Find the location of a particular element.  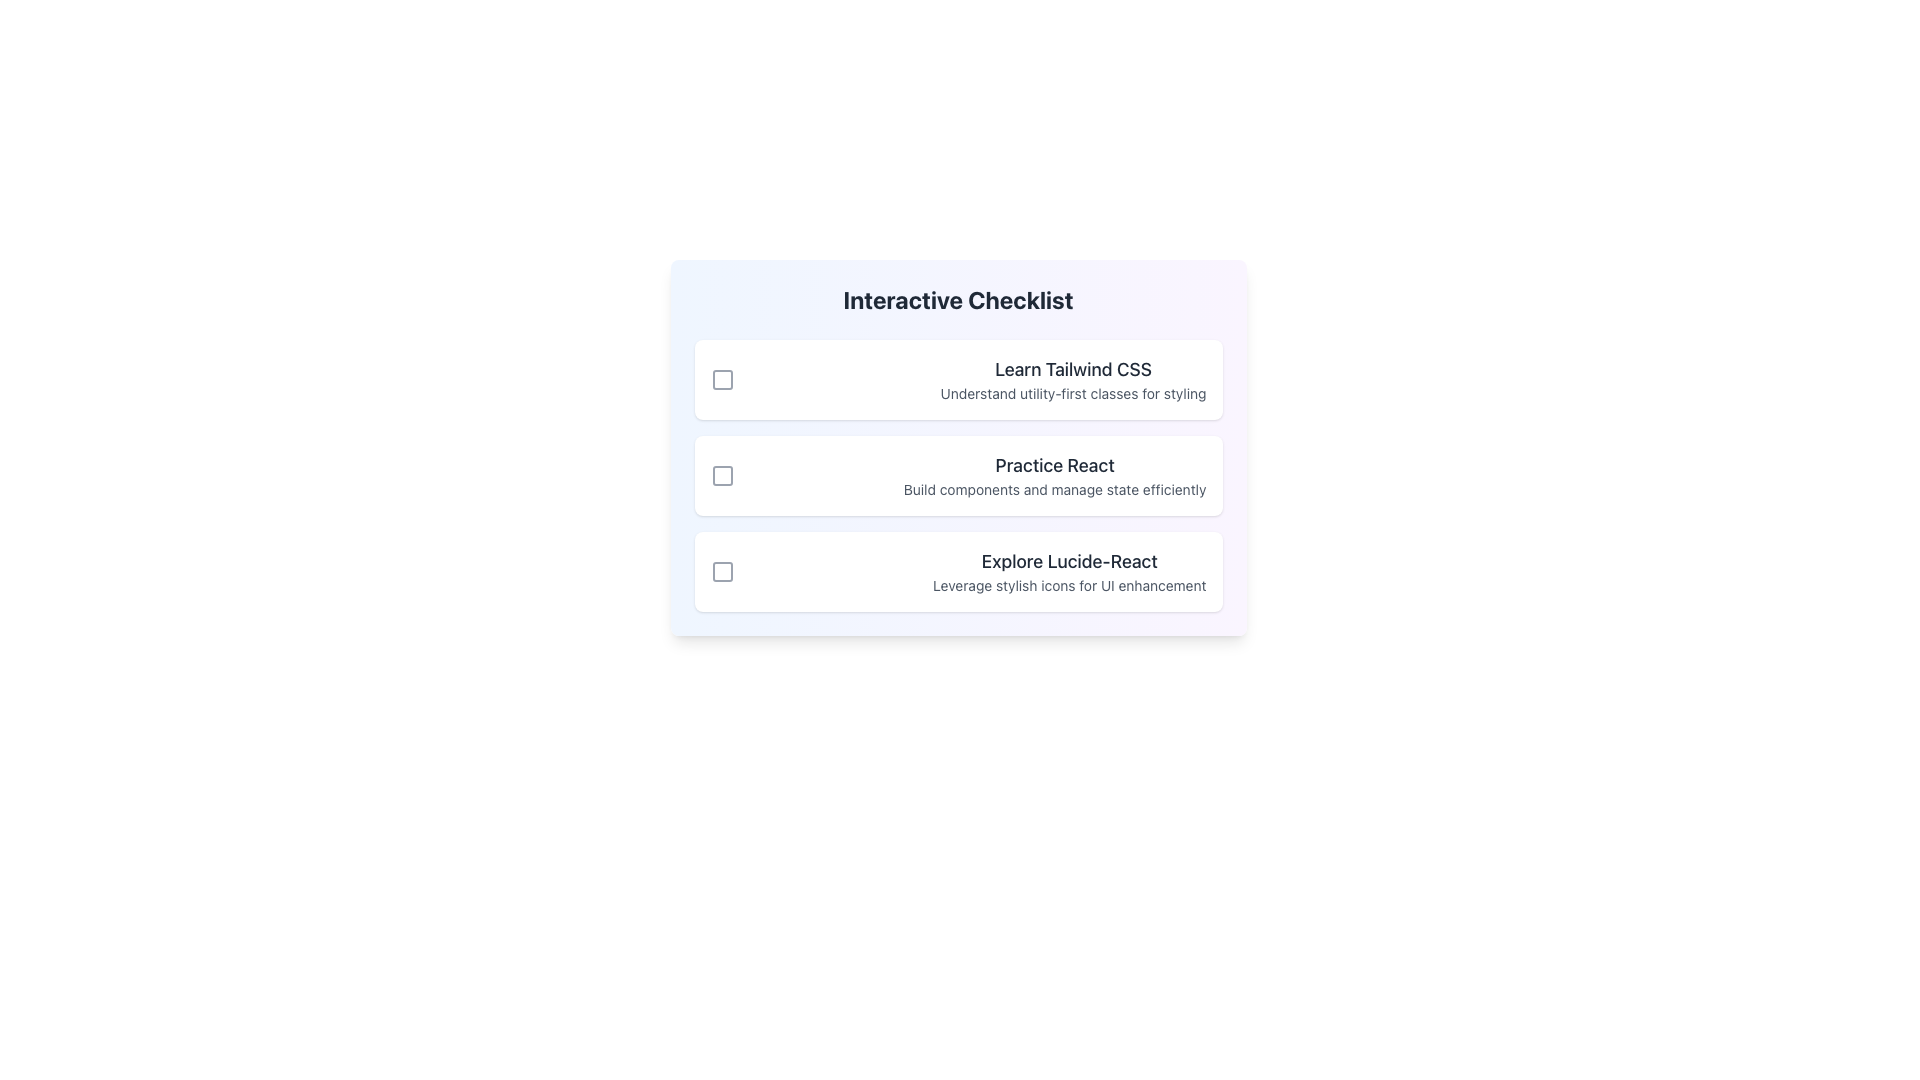

the text label that describes 'Practice React', which features a bold headline and a smaller descriptive line, positioned as the second item in a vertical checklist format is located at coordinates (1054, 475).